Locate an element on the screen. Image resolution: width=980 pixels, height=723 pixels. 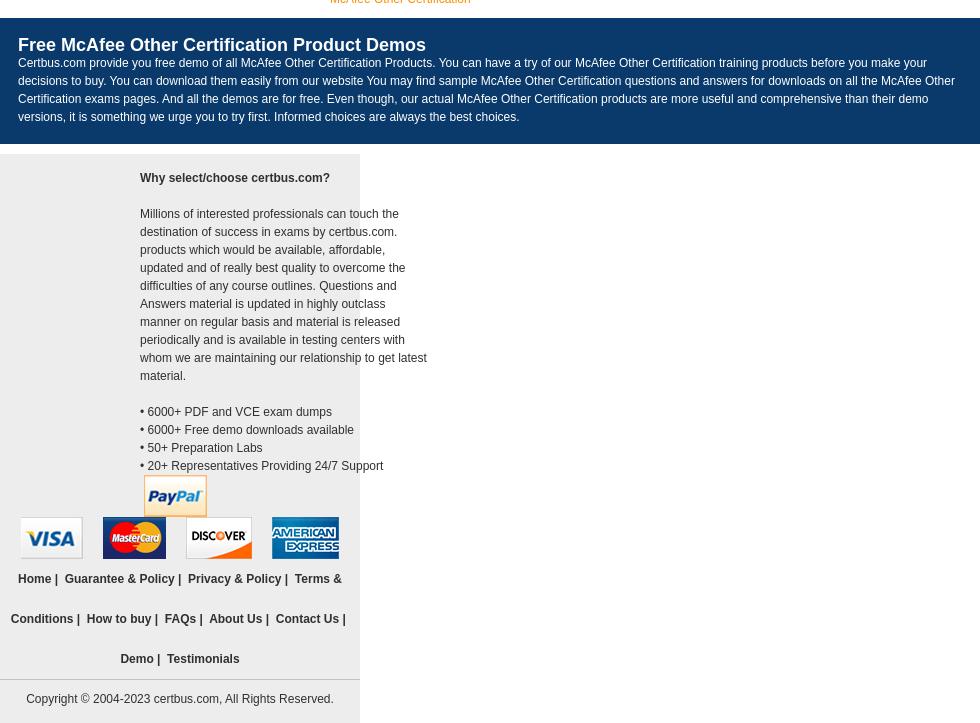
'FAQs' is located at coordinates (180, 619).